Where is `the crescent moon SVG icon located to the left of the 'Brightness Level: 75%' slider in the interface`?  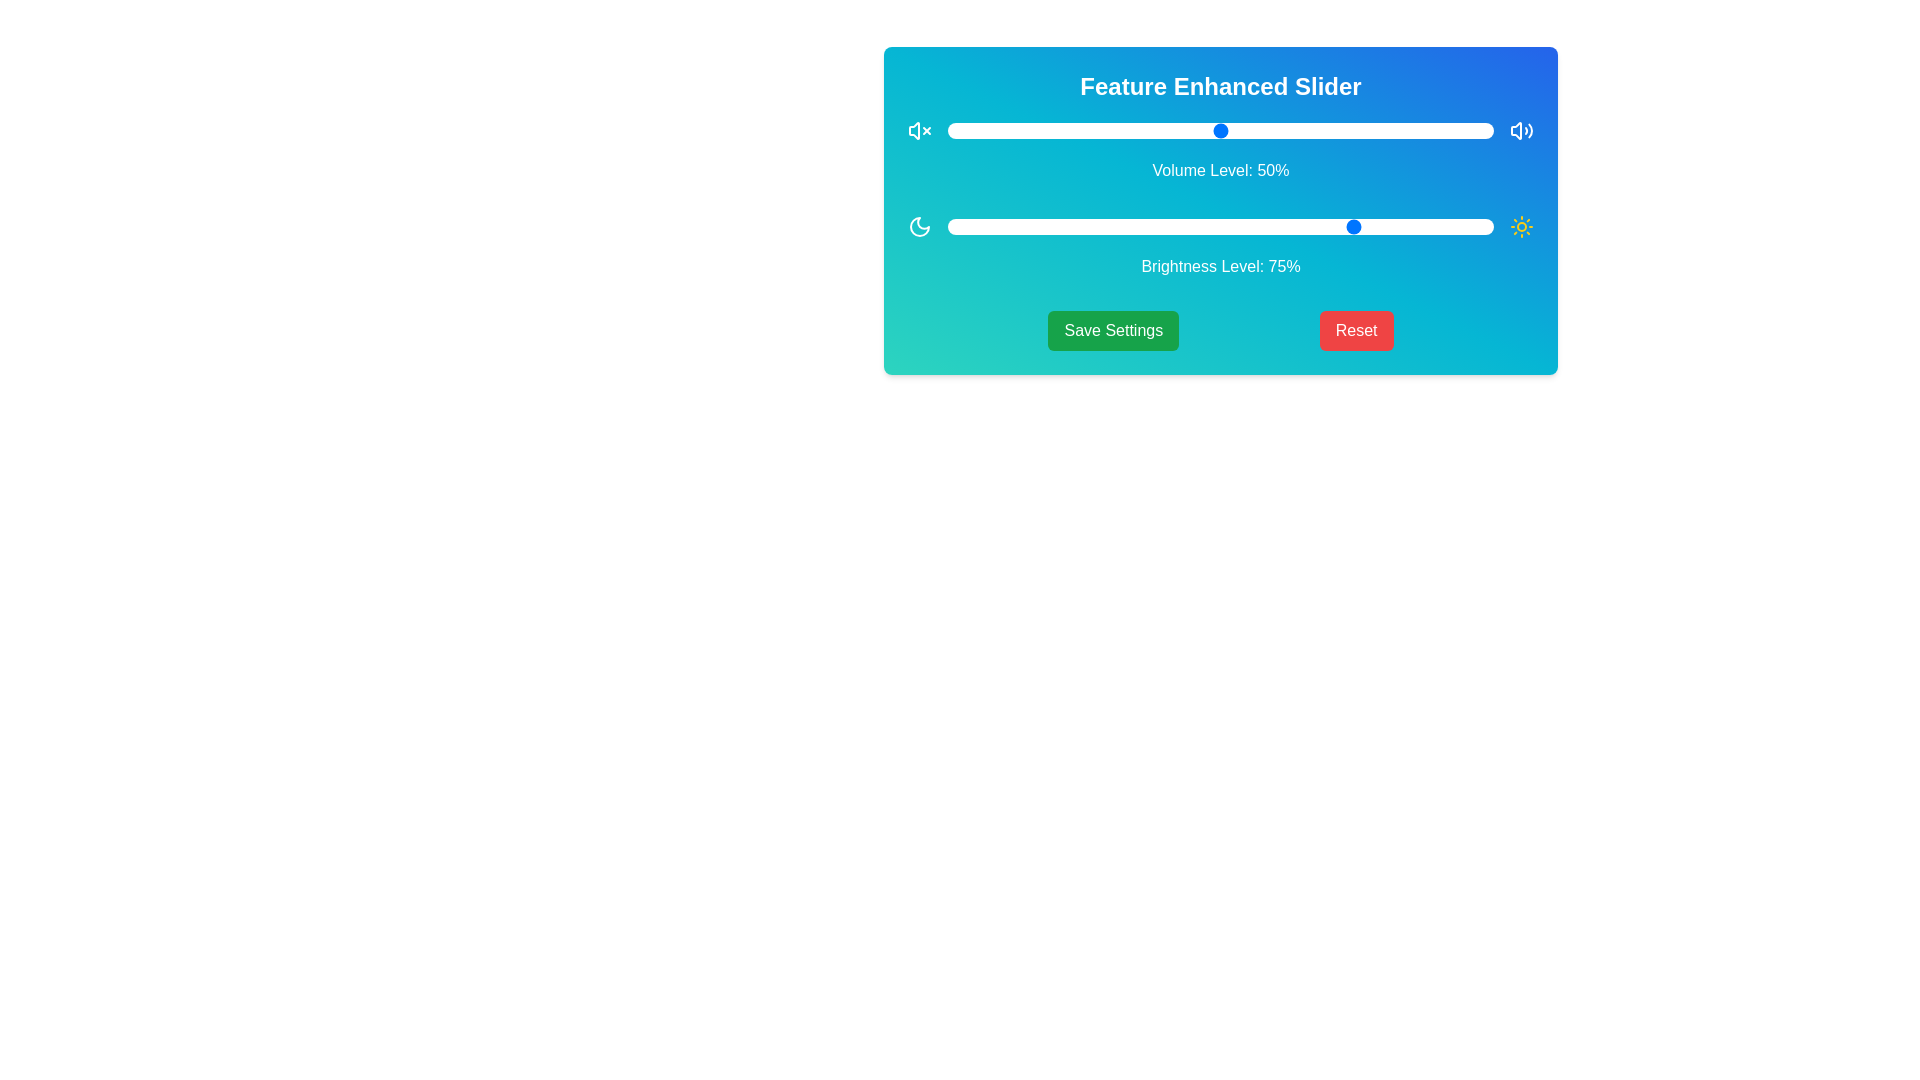 the crescent moon SVG icon located to the left of the 'Brightness Level: 75%' slider in the interface is located at coordinates (919, 226).